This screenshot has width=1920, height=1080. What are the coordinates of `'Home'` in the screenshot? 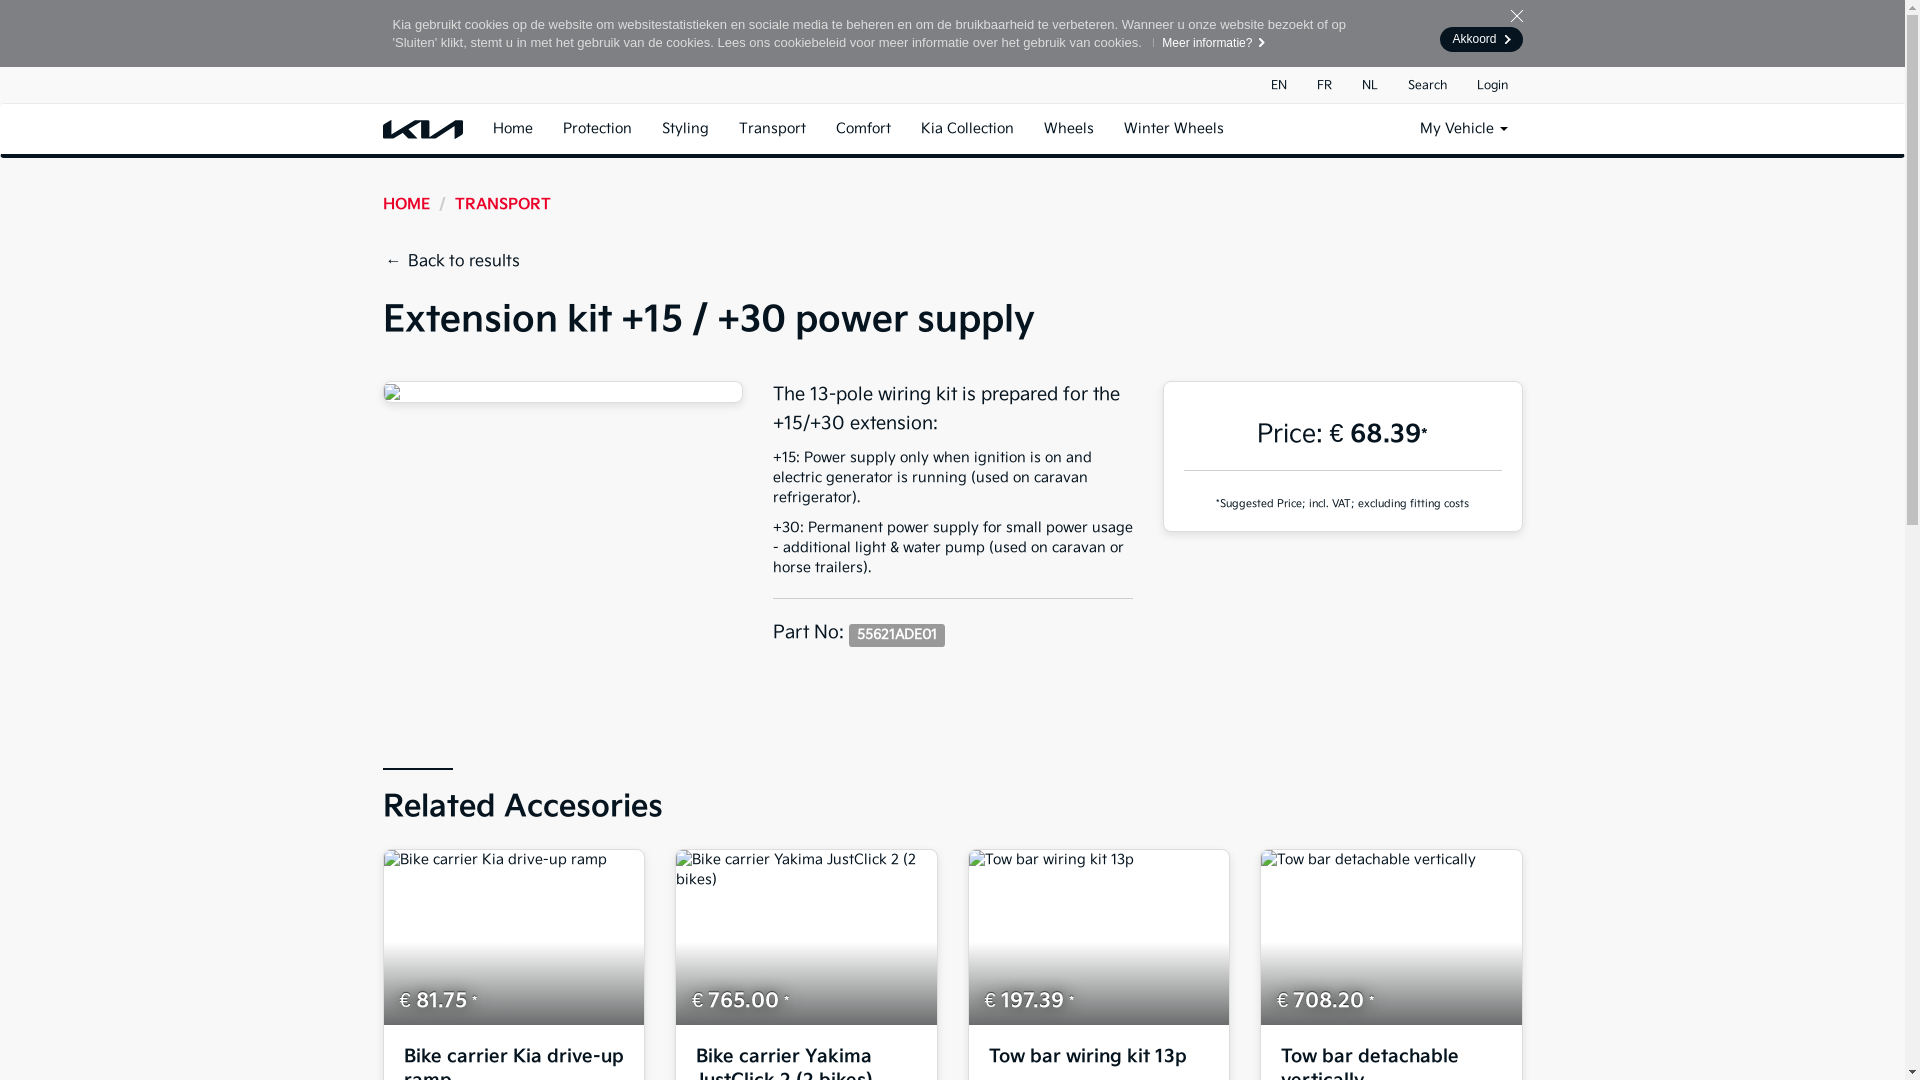 It's located at (513, 128).